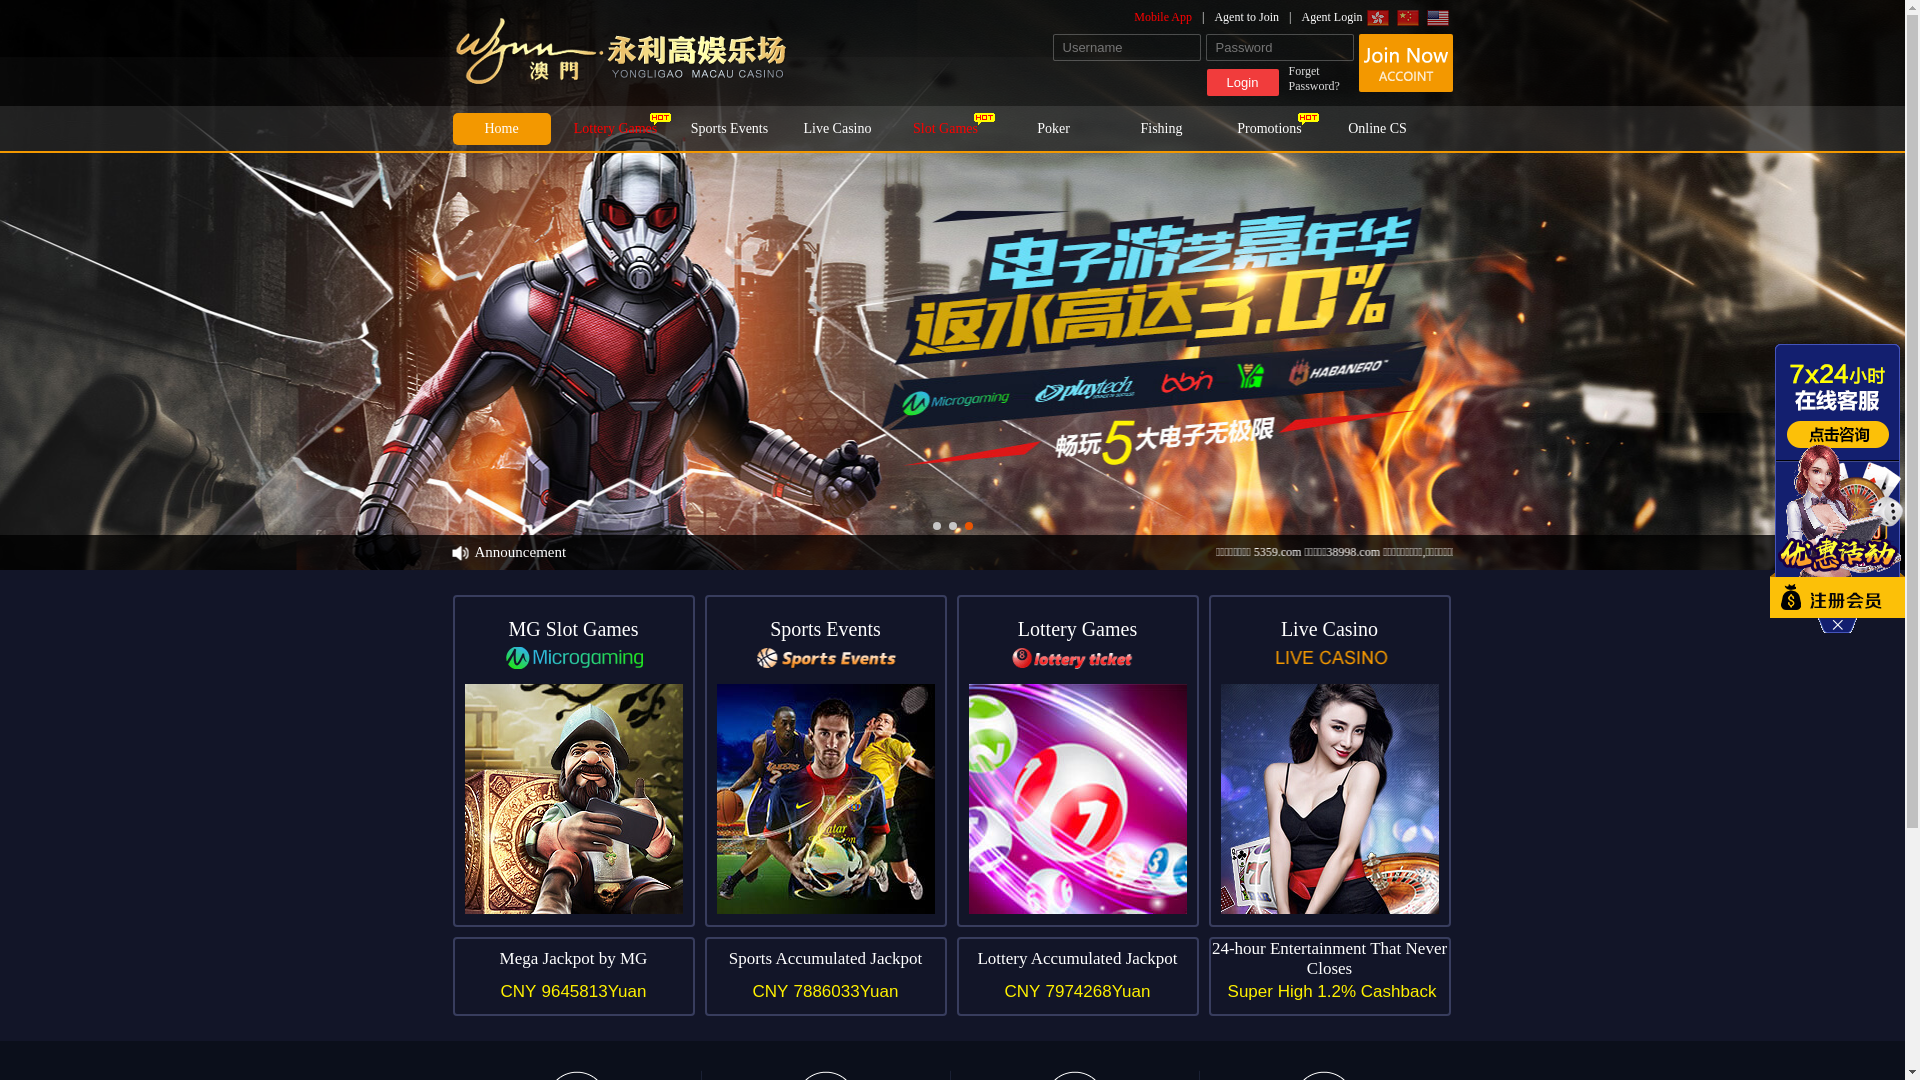  What do you see at coordinates (1003, 128) in the screenshot?
I see `'Poker'` at bounding box center [1003, 128].